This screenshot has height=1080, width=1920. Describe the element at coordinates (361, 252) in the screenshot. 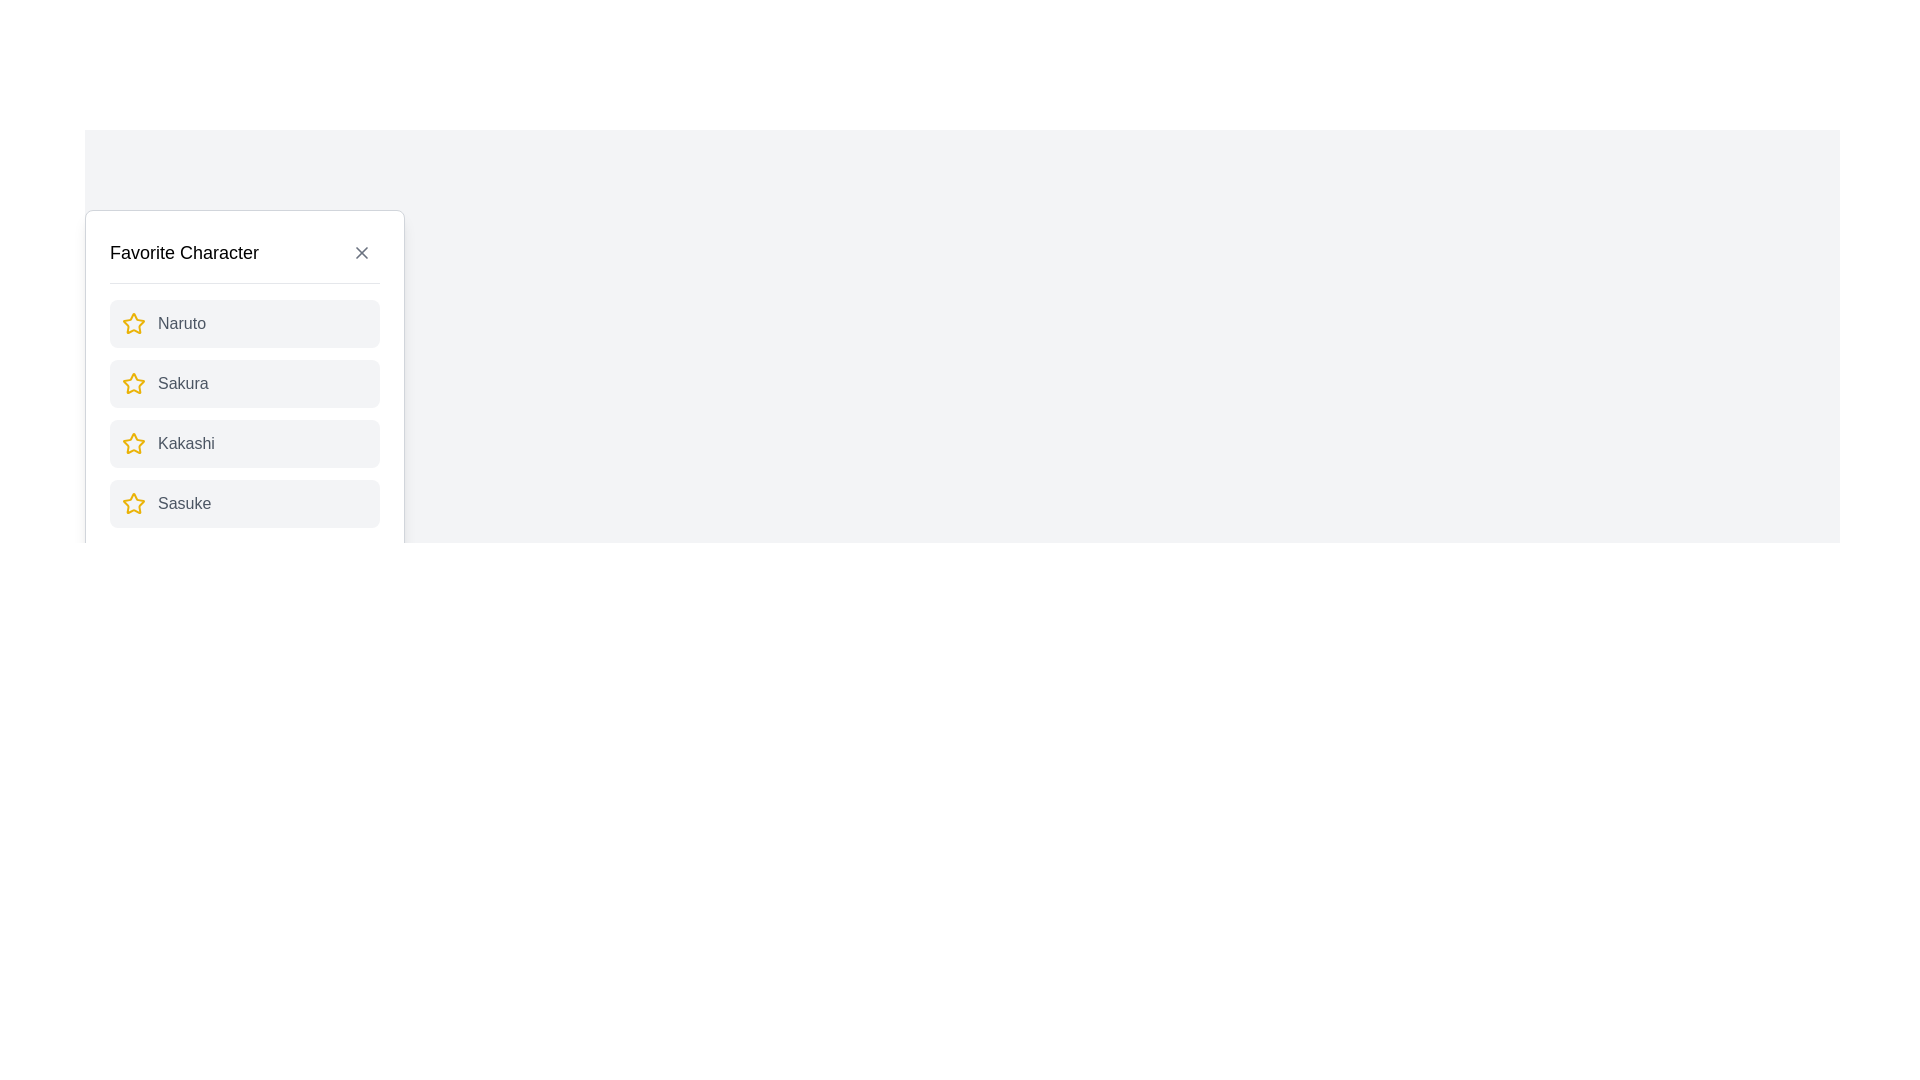

I see `the close or delete button located at the top-right corner of the 'Favorite Character' card` at that location.